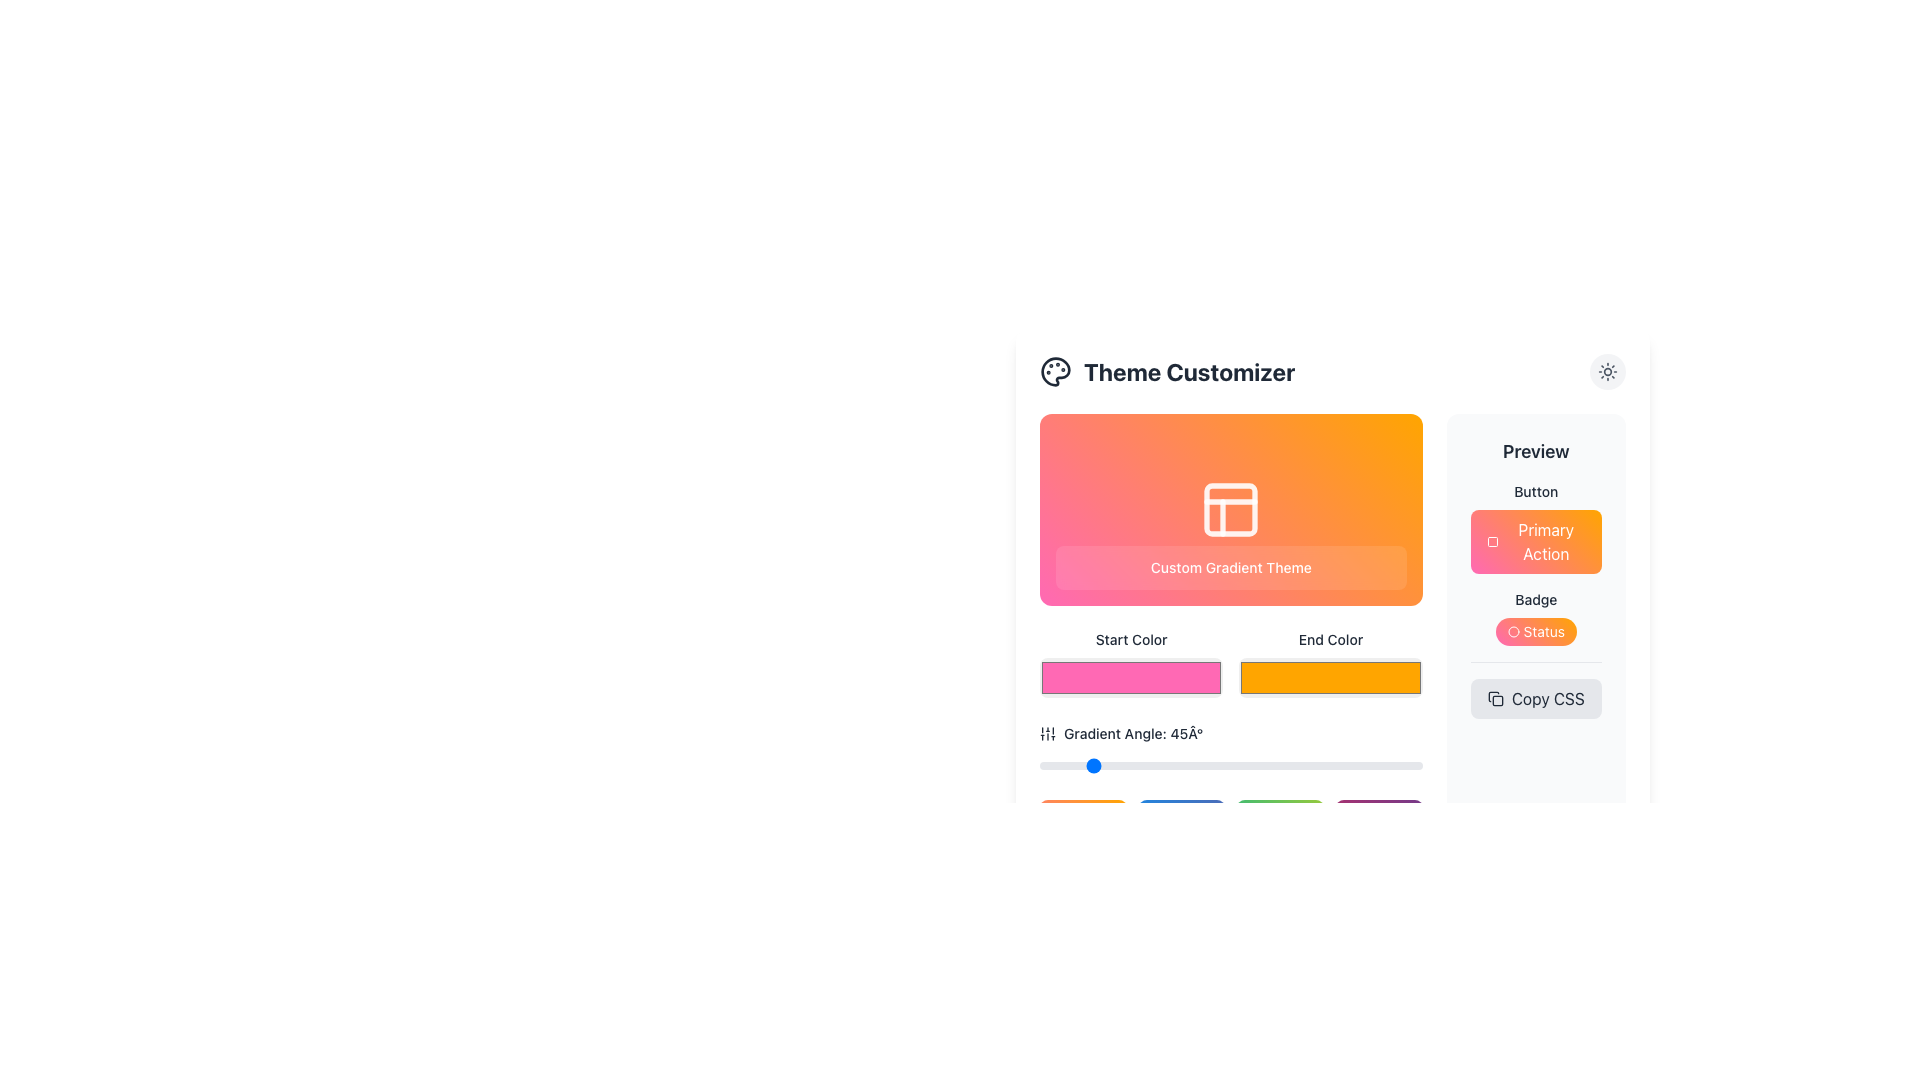 The height and width of the screenshot is (1080, 1920). What do you see at coordinates (1230, 664) in the screenshot?
I see `the 'Start Color' and 'End Color' selectors in the grid component` at bounding box center [1230, 664].